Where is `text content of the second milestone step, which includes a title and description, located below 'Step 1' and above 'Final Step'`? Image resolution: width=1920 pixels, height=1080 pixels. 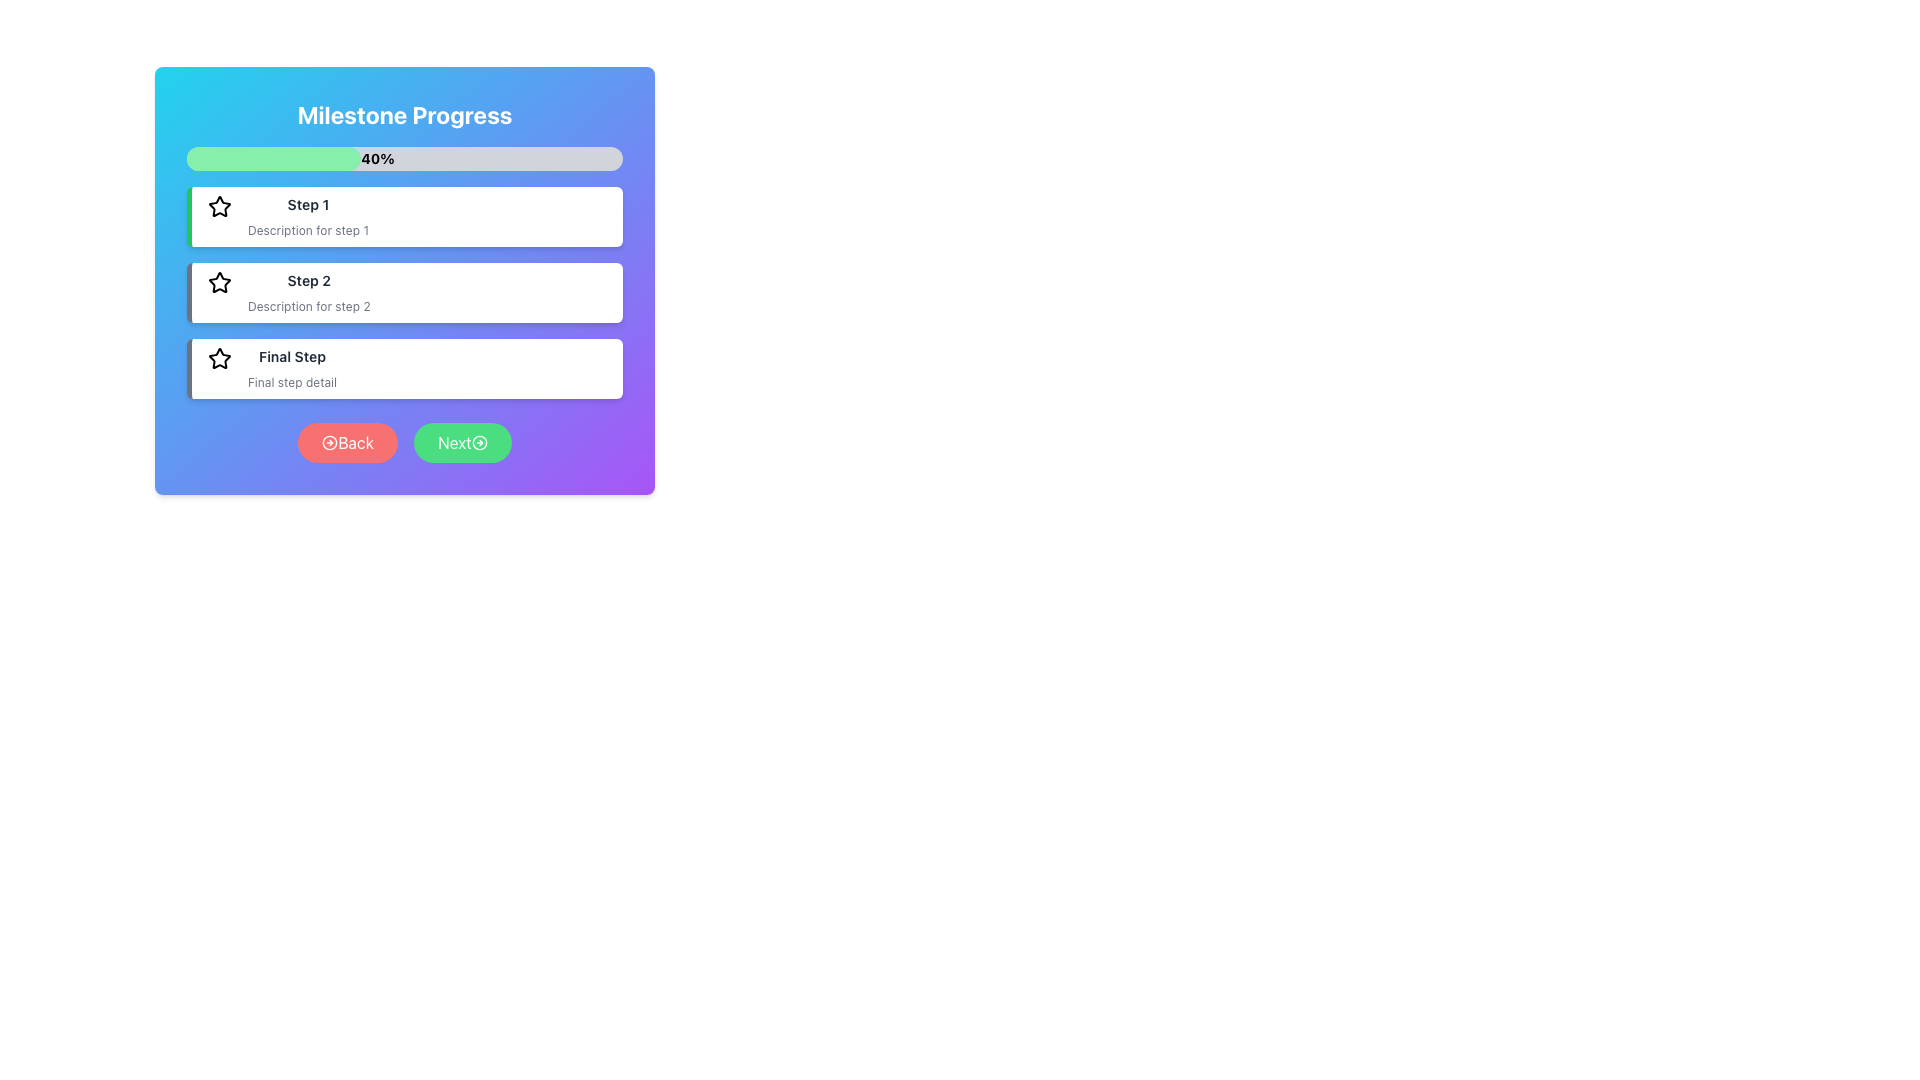
text content of the second milestone step, which includes a title and description, located below 'Step 1' and above 'Final Step' is located at coordinates (308, 293).